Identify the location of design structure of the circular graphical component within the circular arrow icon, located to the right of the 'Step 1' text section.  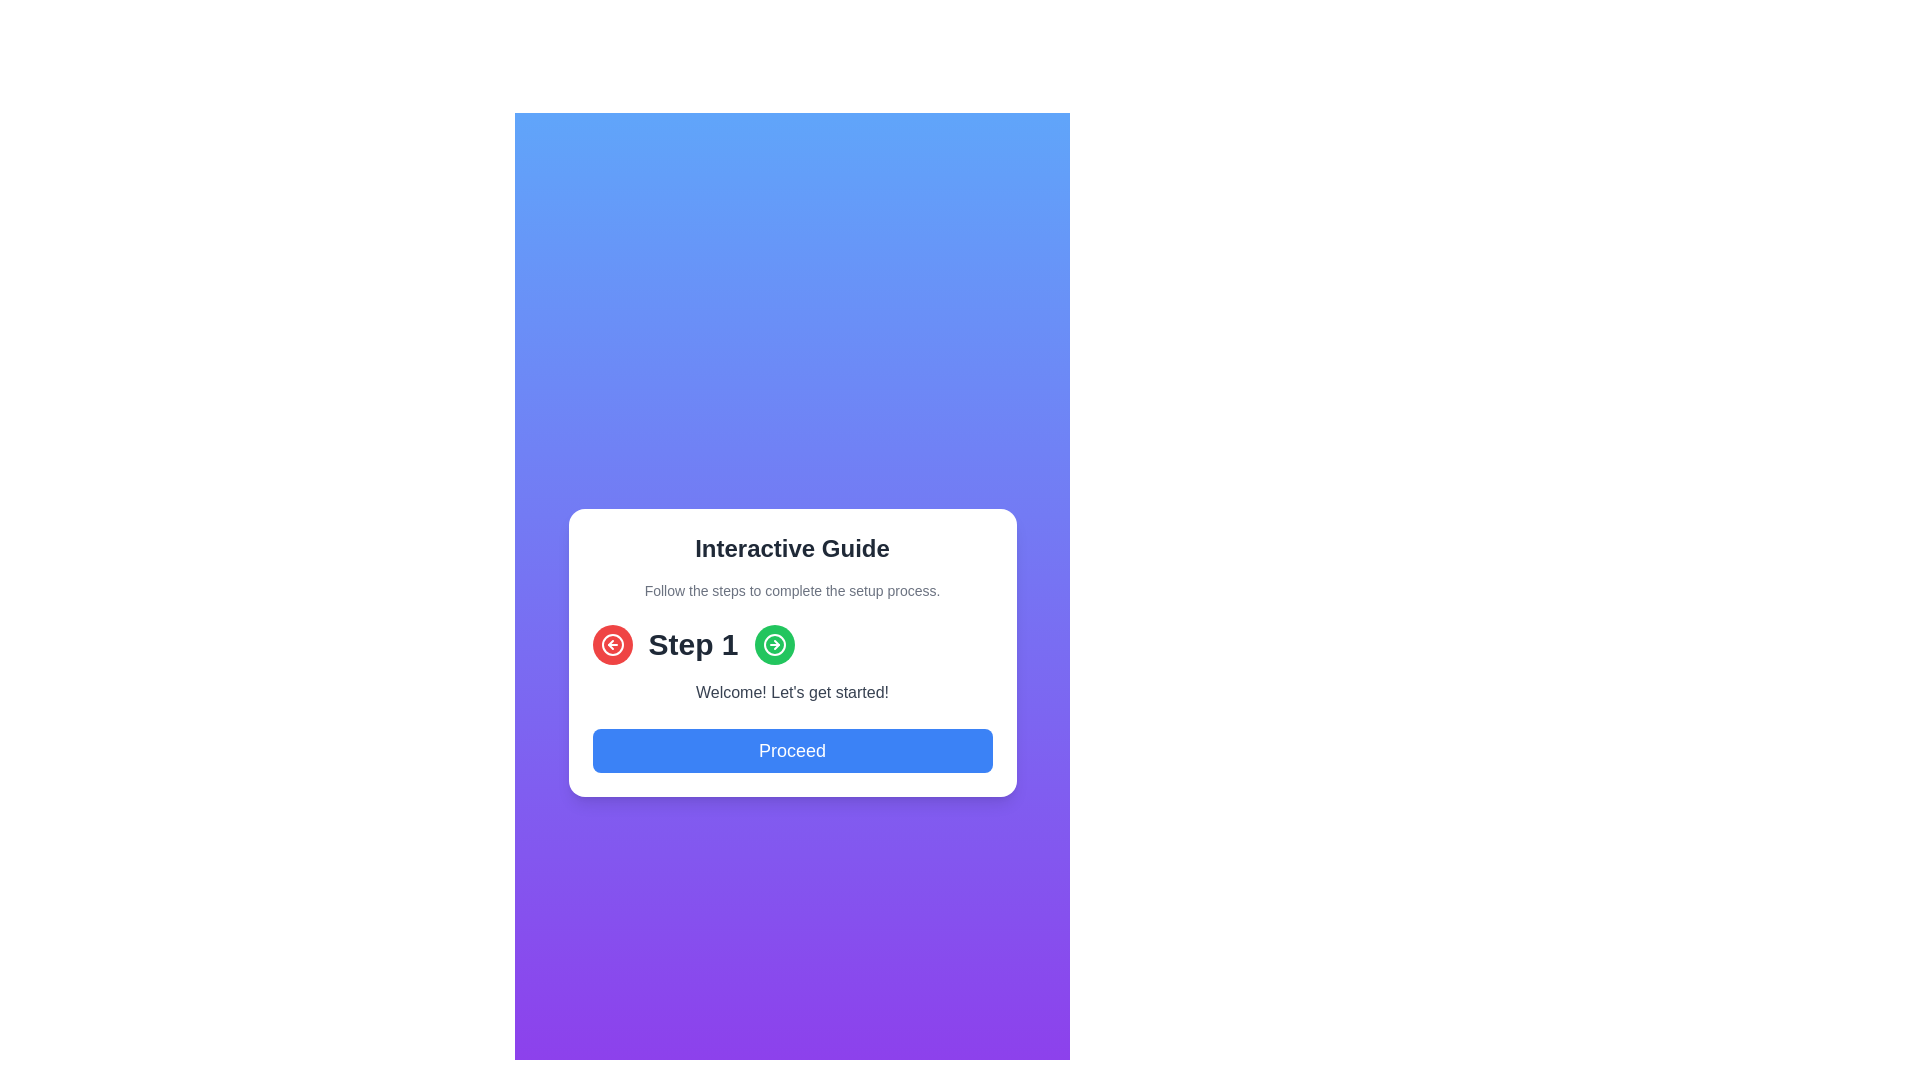
(773, 644).